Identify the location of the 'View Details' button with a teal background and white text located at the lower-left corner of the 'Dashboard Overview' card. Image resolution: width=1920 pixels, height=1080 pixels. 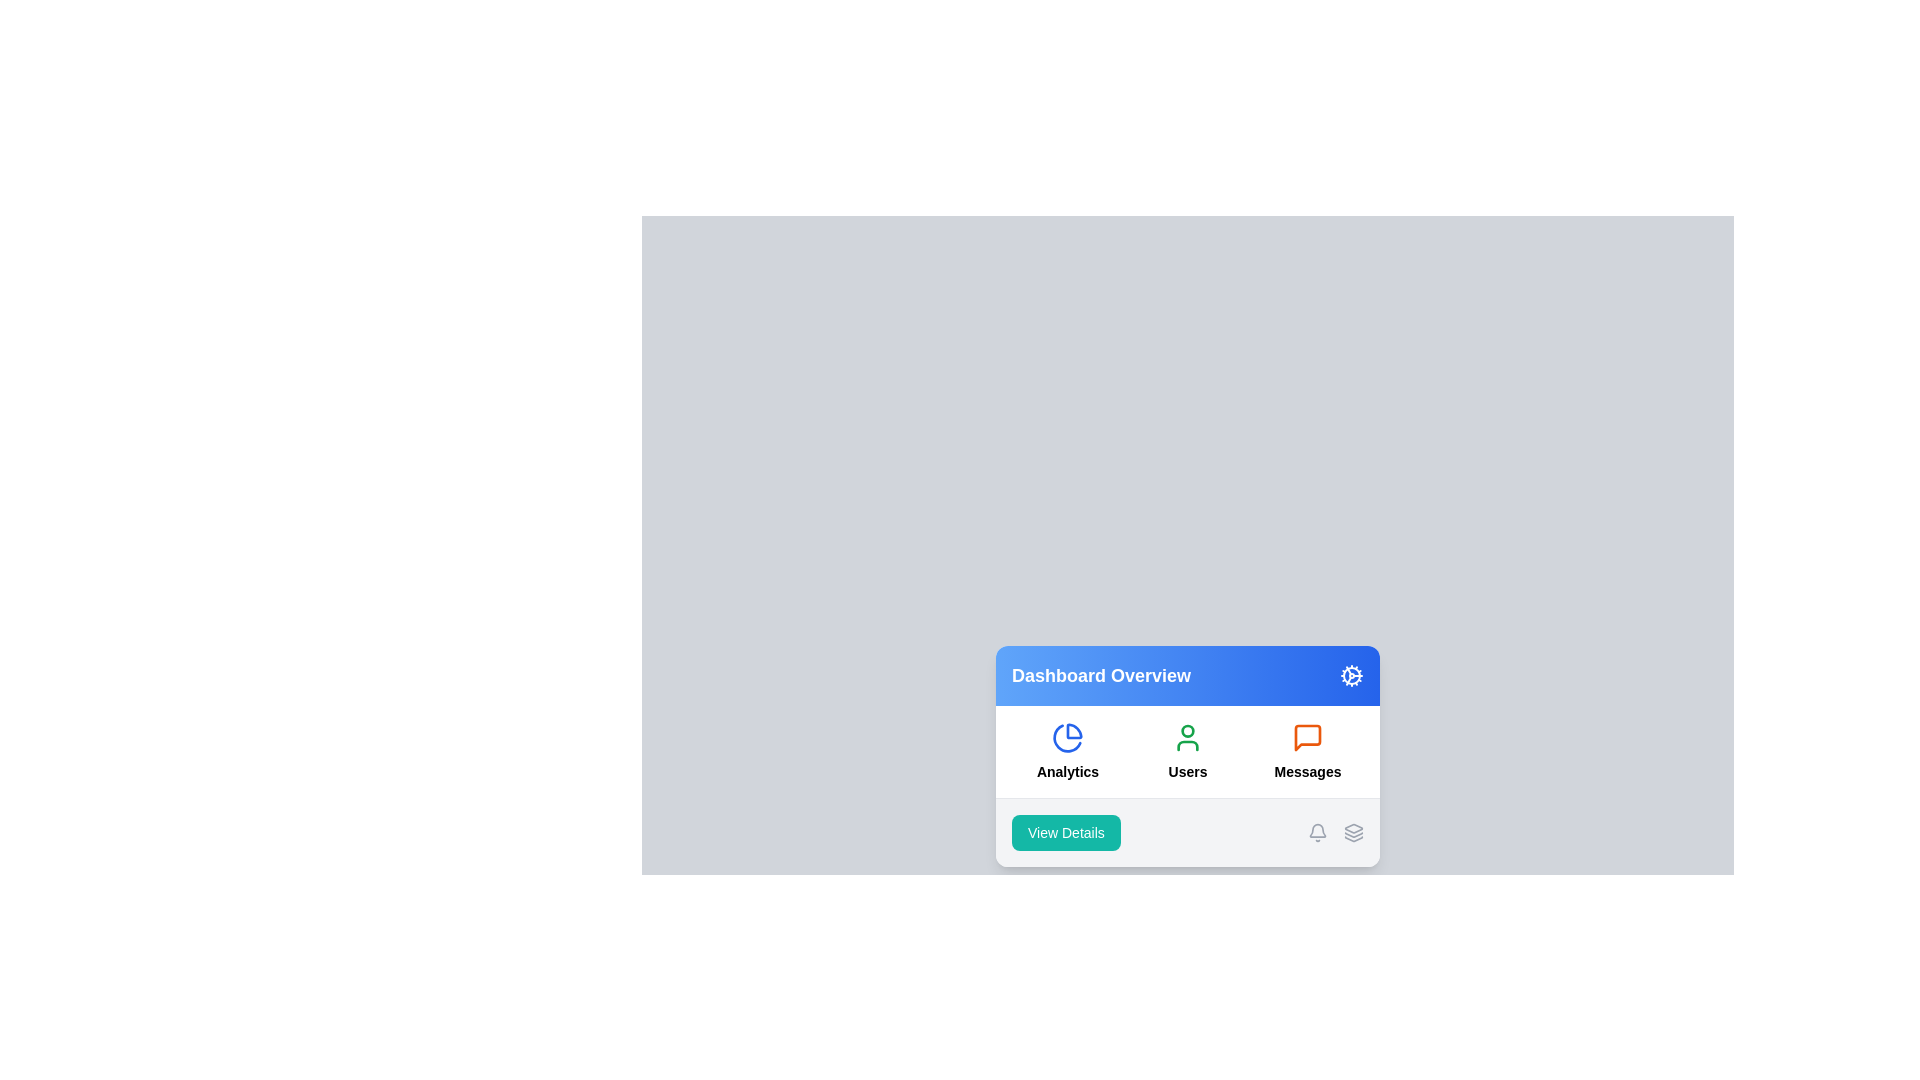
(1065, 832).